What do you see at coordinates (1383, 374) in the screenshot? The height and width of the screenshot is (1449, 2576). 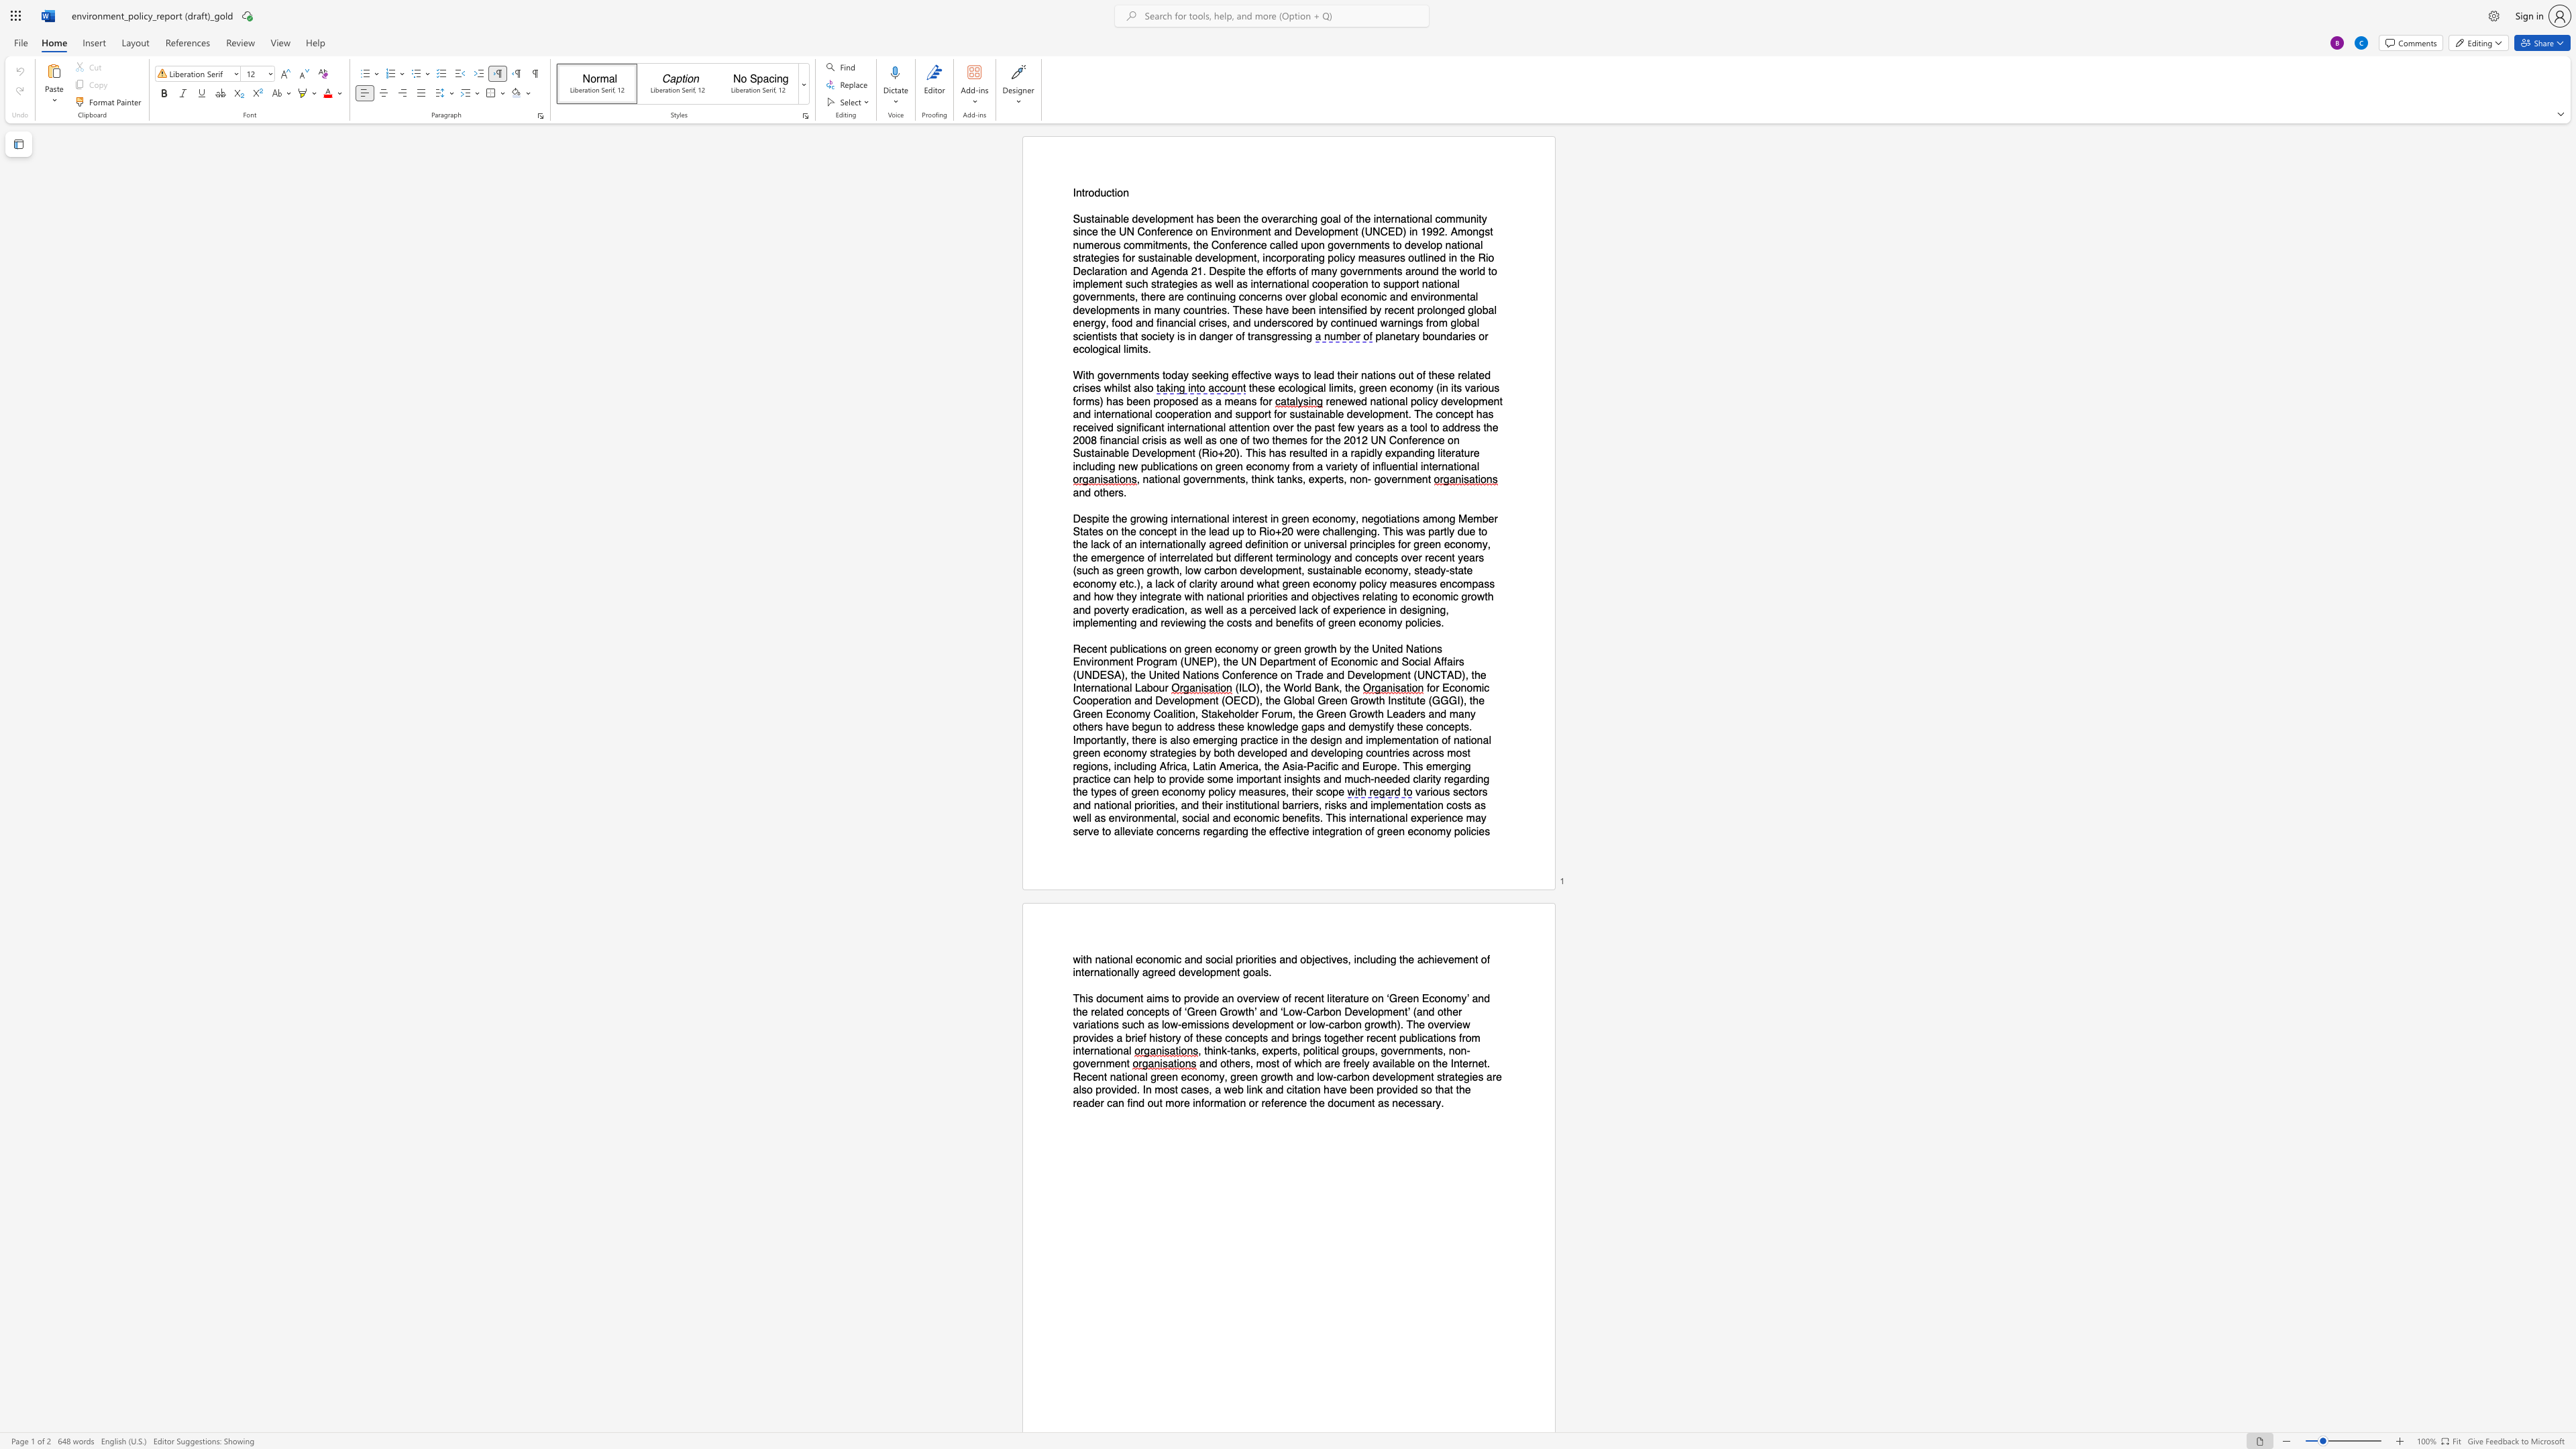 I see `the subset text "ns out of these related crises whilst" within the text "With governments today seeking effective ways to lead their nations out of these related crises whilst also"` at bounding box center [1383, 374].